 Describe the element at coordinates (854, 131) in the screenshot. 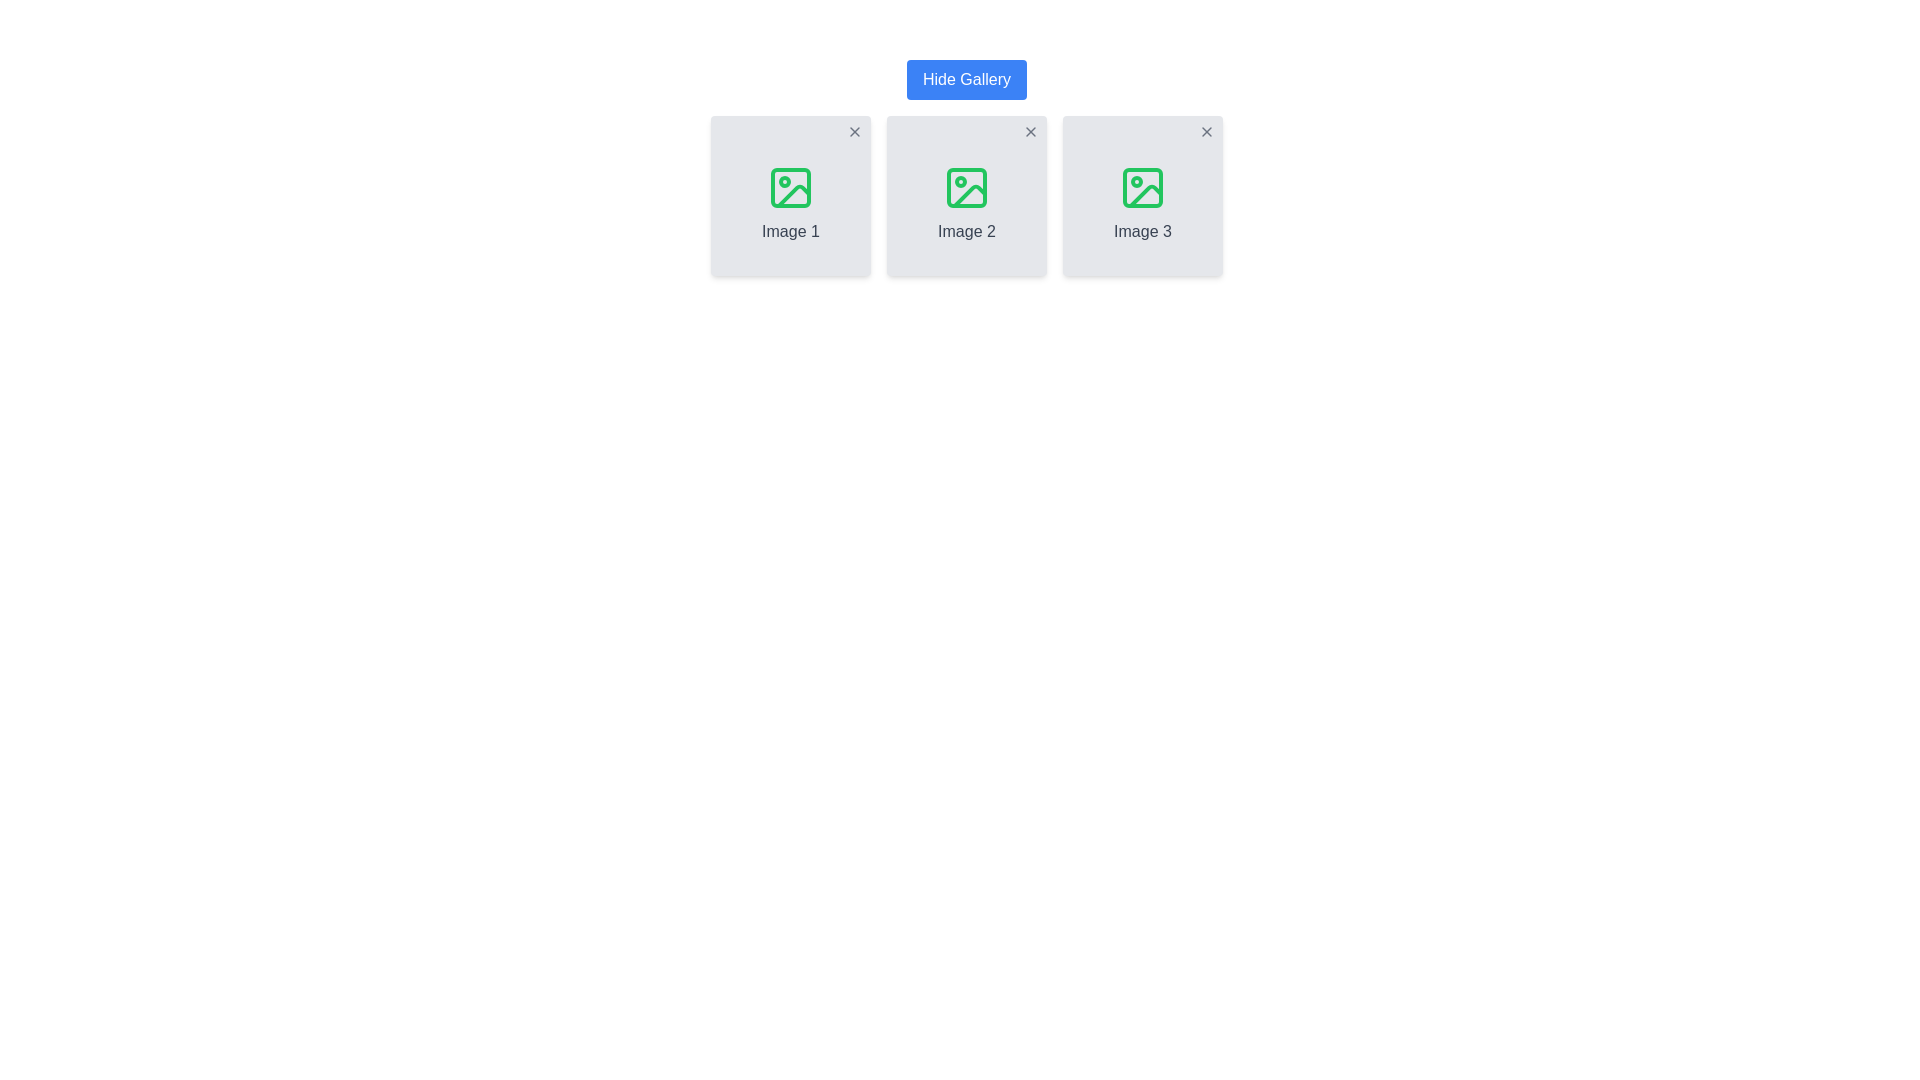

I see `the close button located at the top-right corner of the card labeled 'Image 1'` at that location.